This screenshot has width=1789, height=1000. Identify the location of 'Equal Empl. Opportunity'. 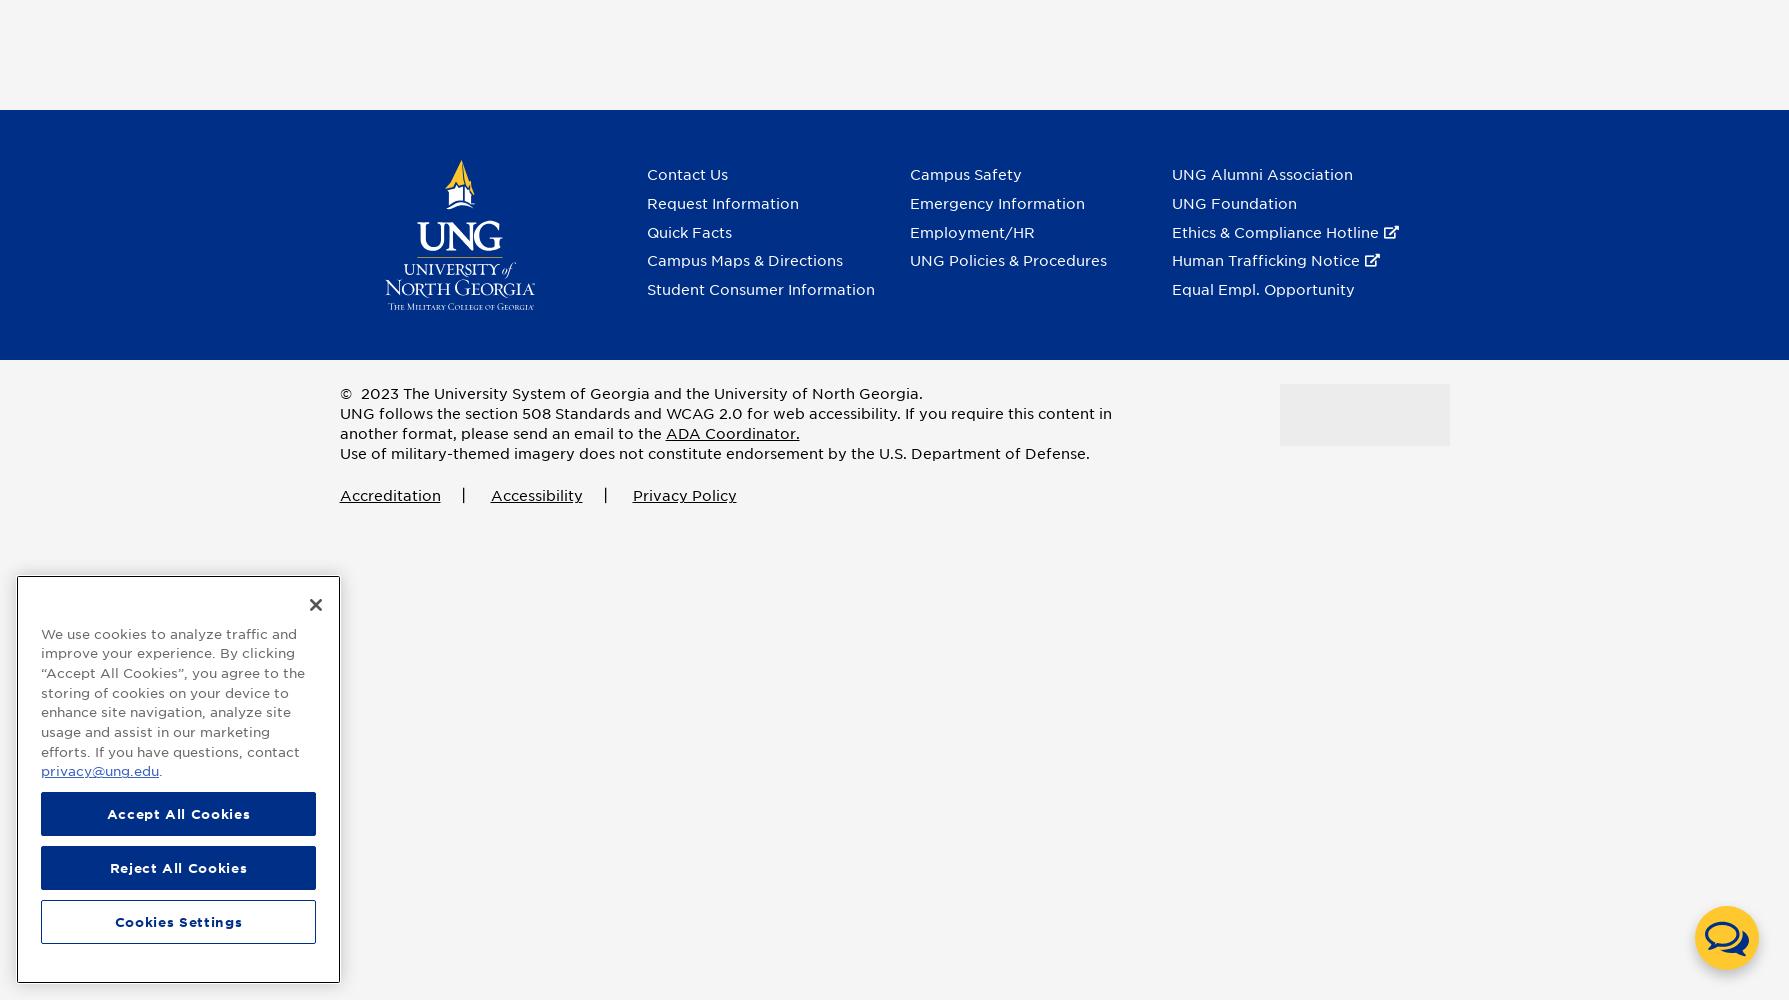
(1170, 290).